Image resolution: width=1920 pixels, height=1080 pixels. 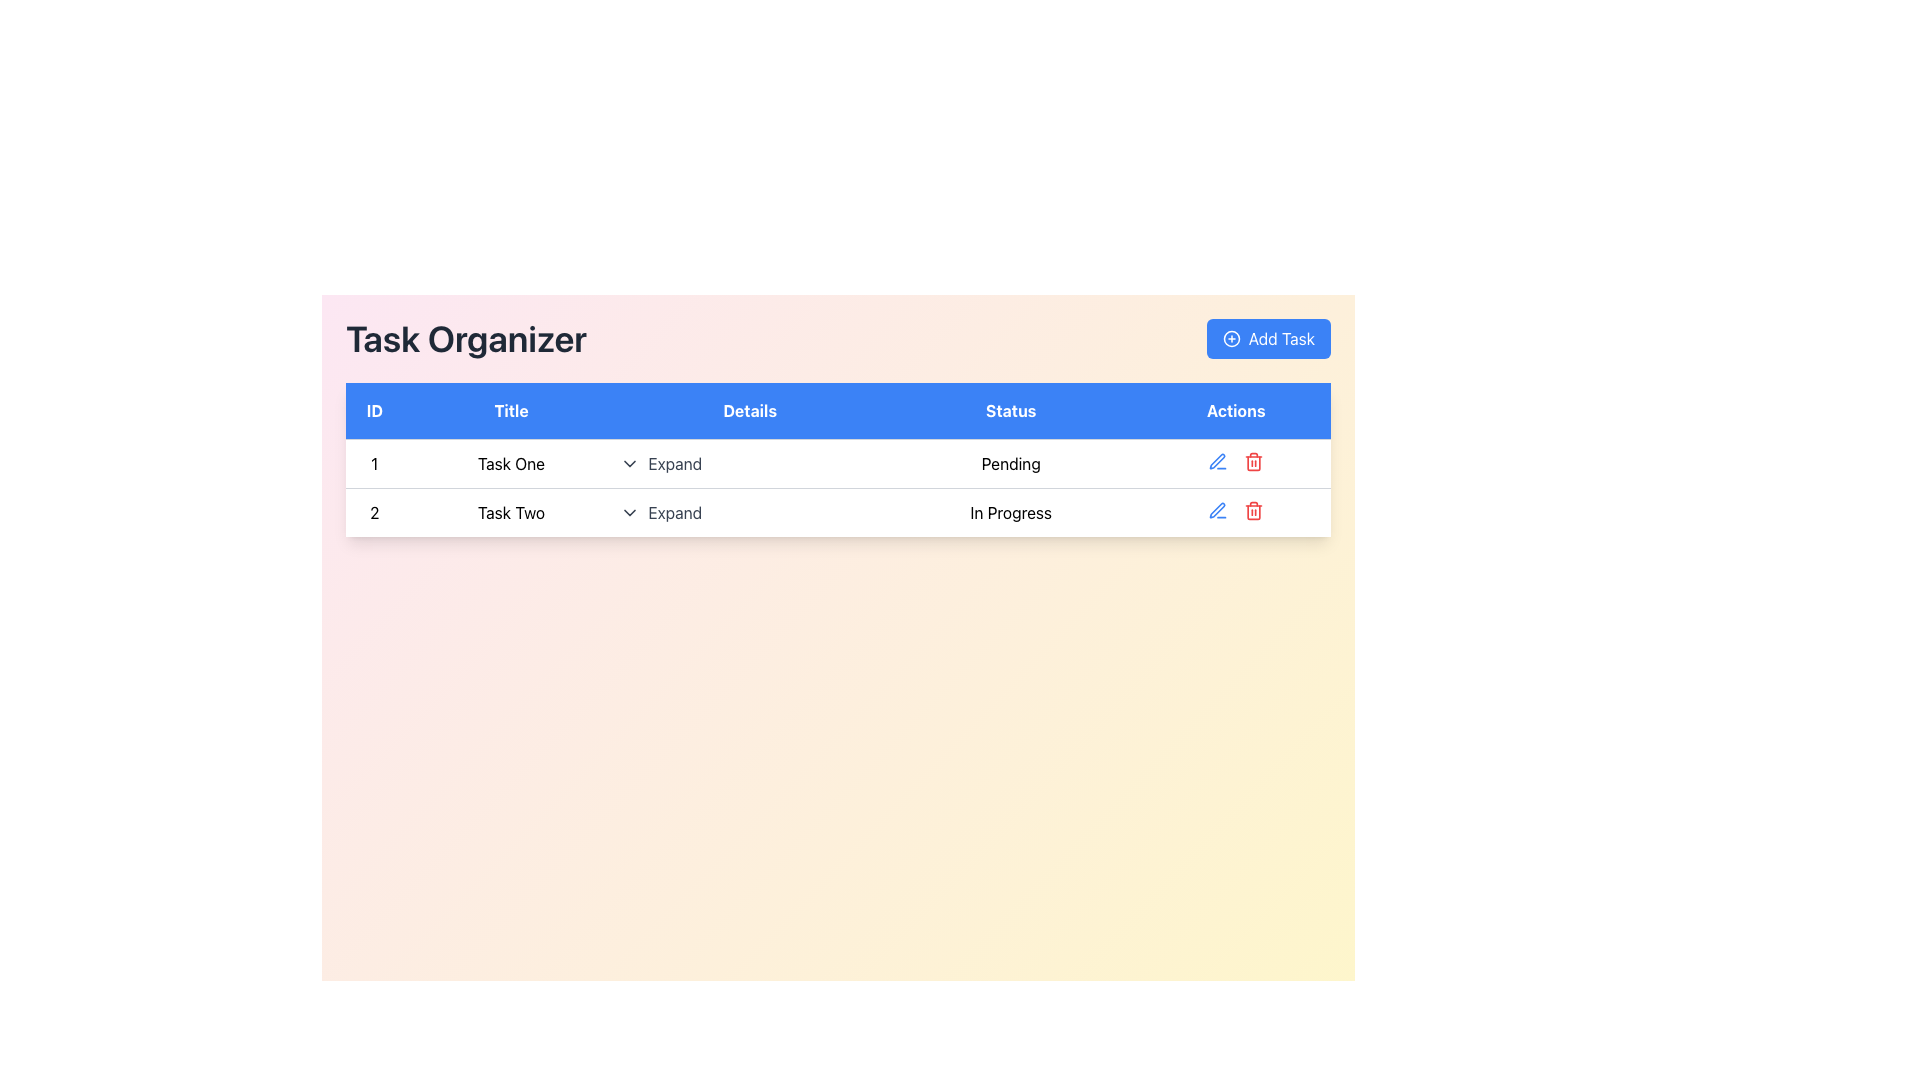 I want to click on bold numeral '2' located in the first column of the second row in the task table for reference, so click(x=374, y=511).